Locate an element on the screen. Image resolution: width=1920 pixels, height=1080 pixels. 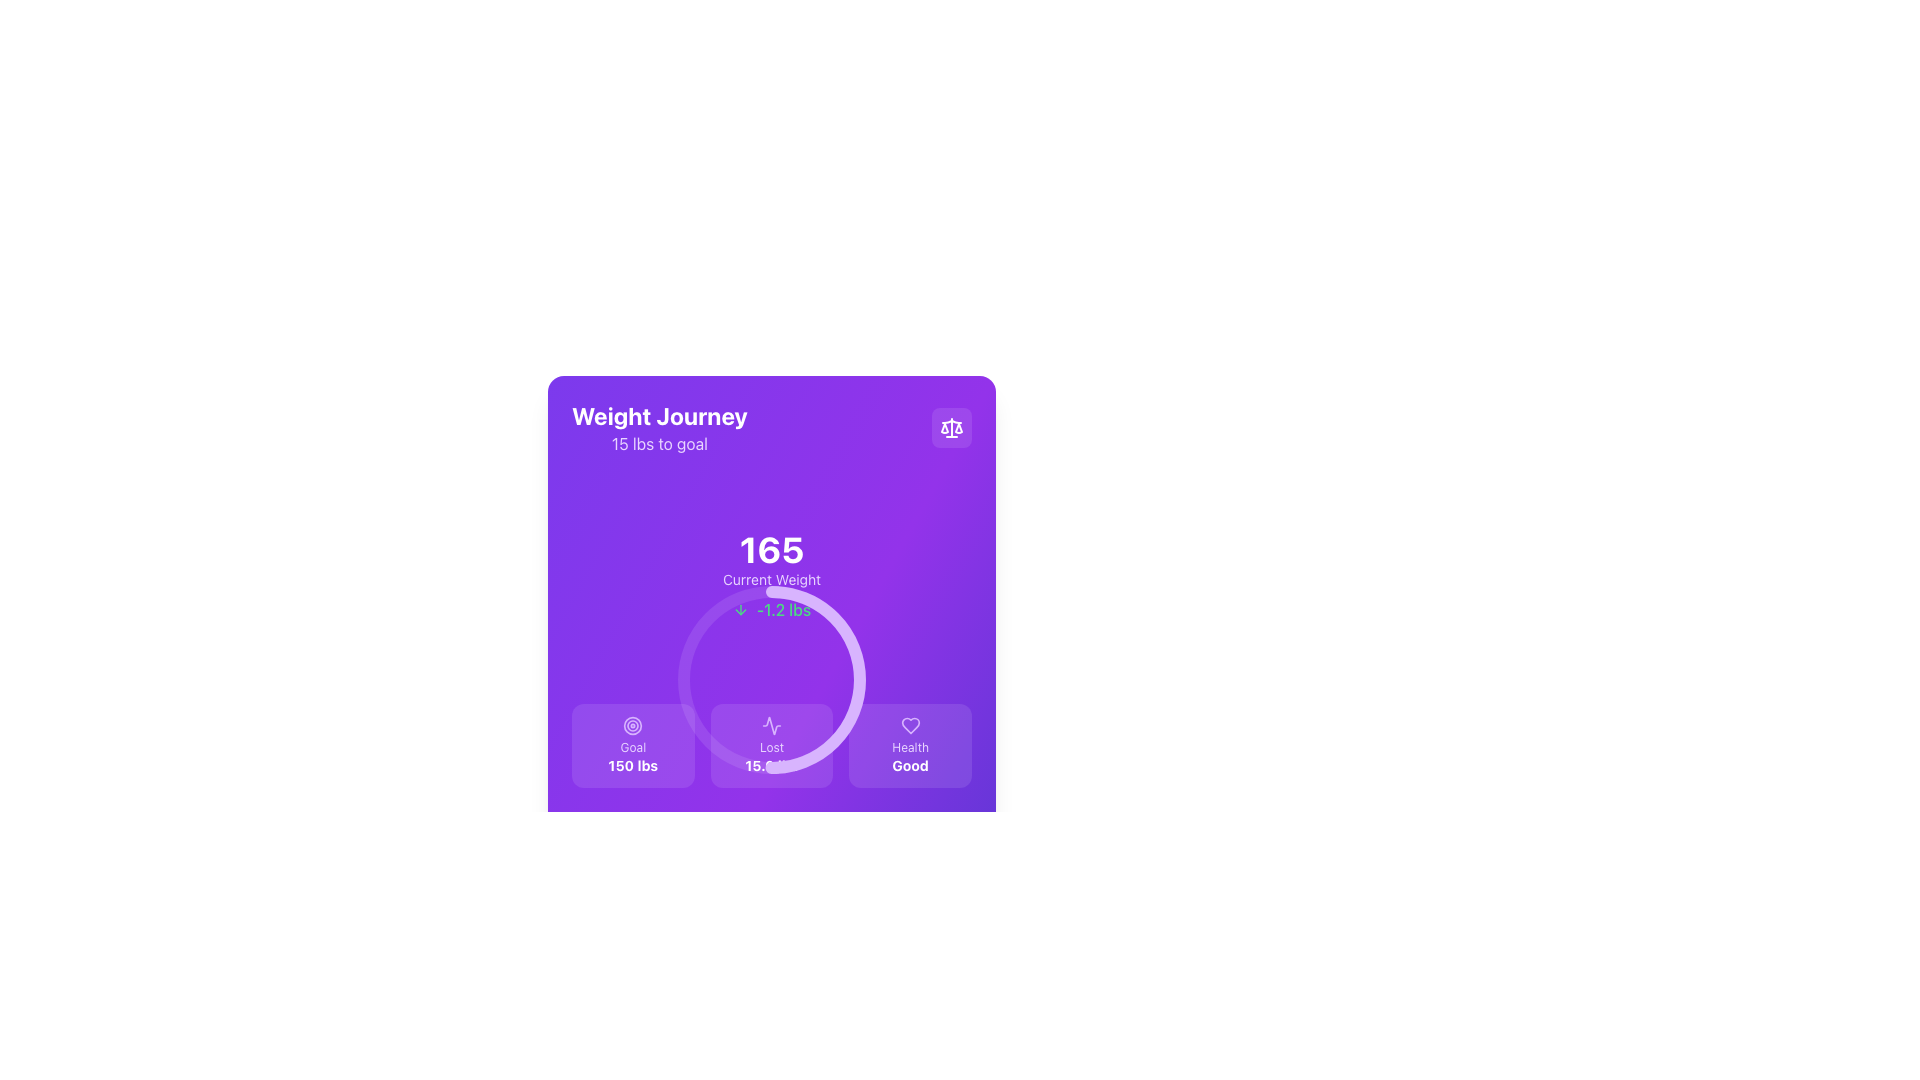
the text label that displays the numerical target of weight to lose in pounds, which is located directly beneath the 'Weight Journey' header in the weight-tracking application is located at coordinates (659, 442).